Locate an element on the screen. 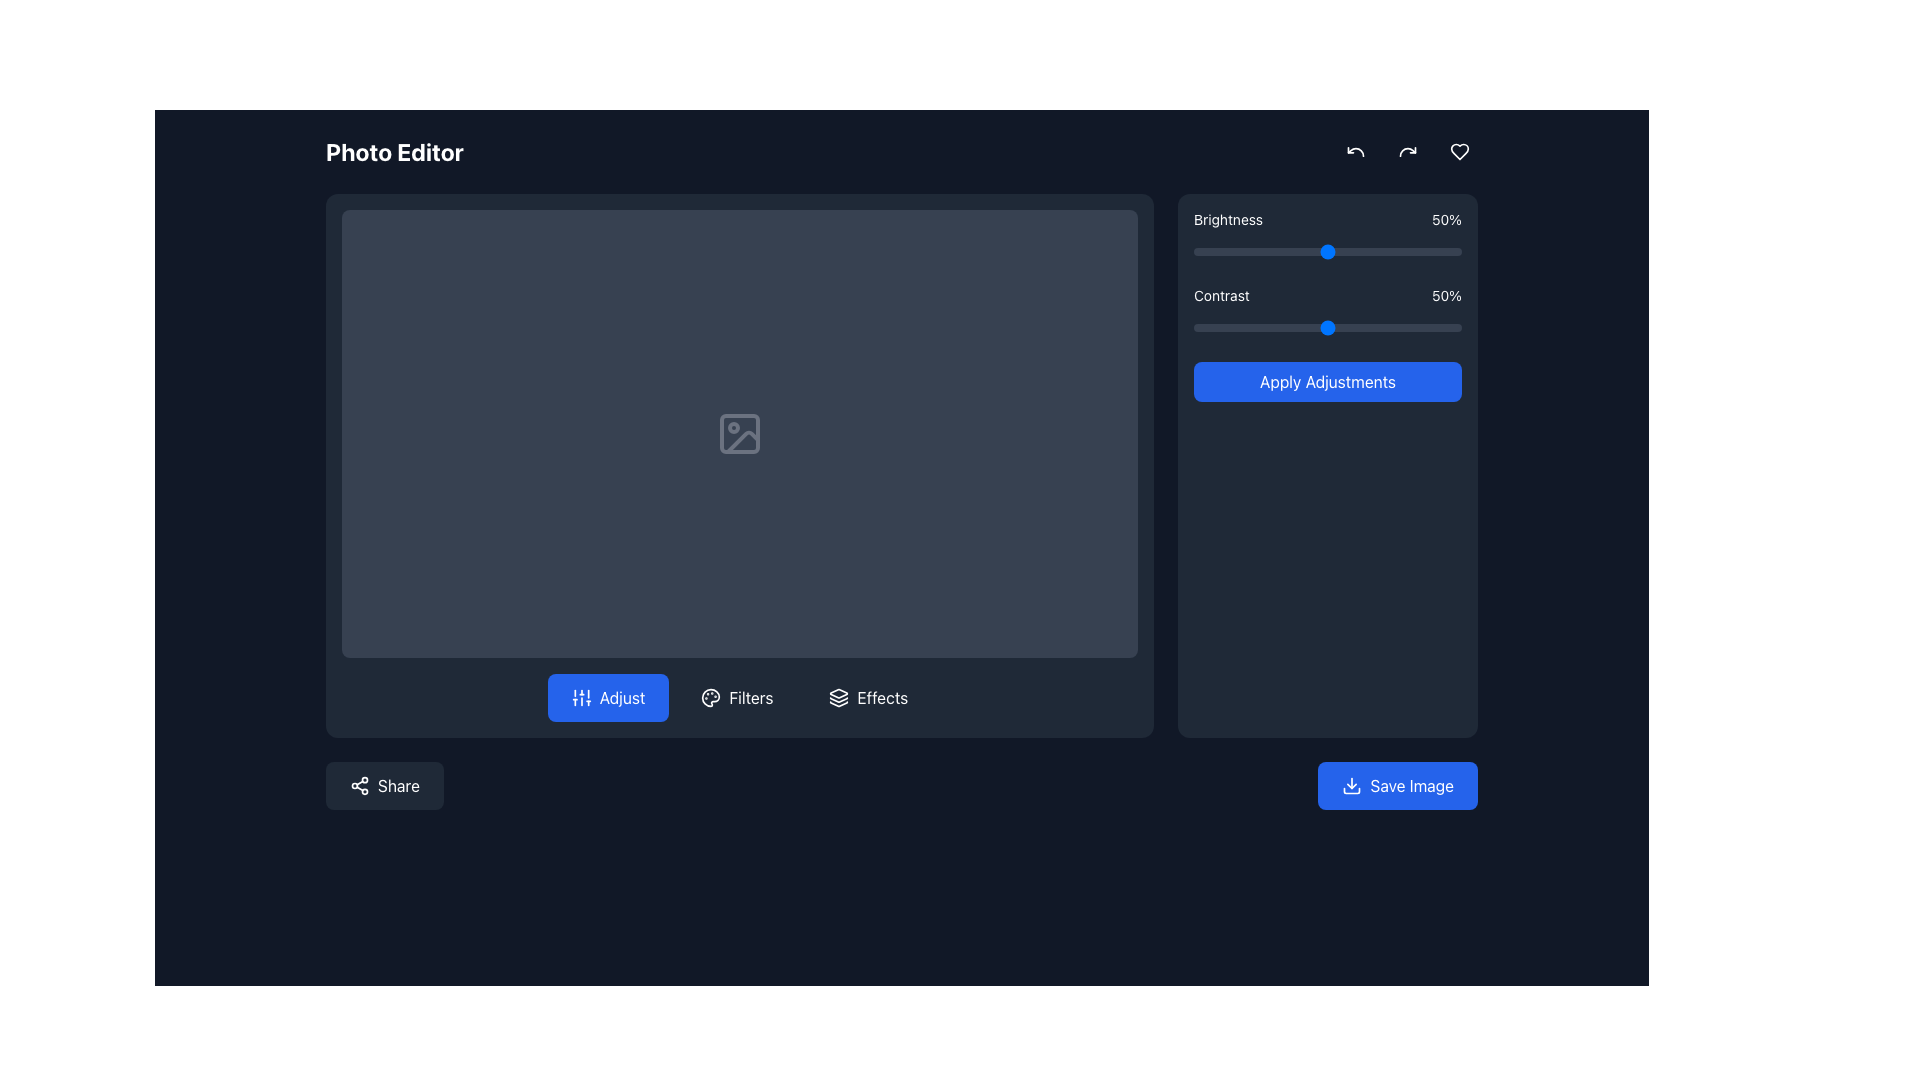 This screenshot has width=1920, height=1080. brightness is located at coordinates (1434, 250).